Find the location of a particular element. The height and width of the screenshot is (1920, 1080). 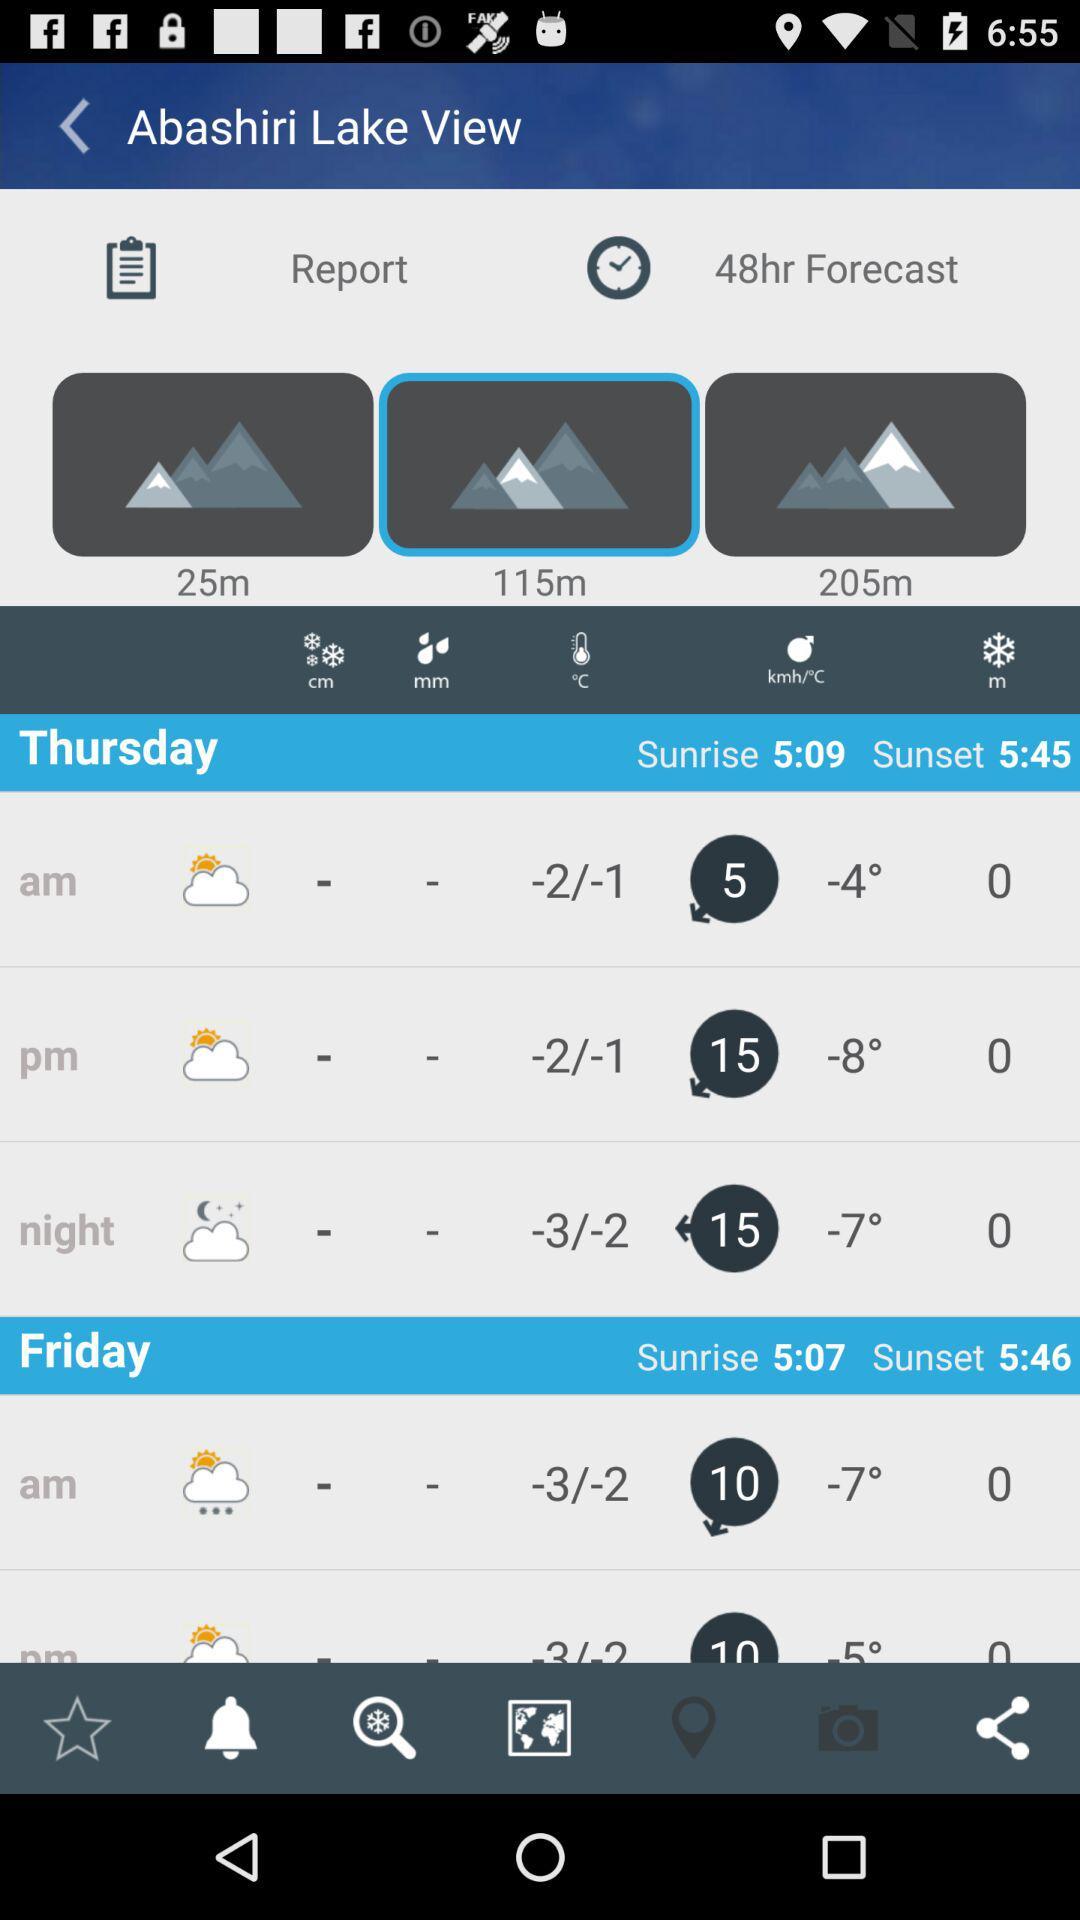

the - icon is located at coordinates (323, 1227).